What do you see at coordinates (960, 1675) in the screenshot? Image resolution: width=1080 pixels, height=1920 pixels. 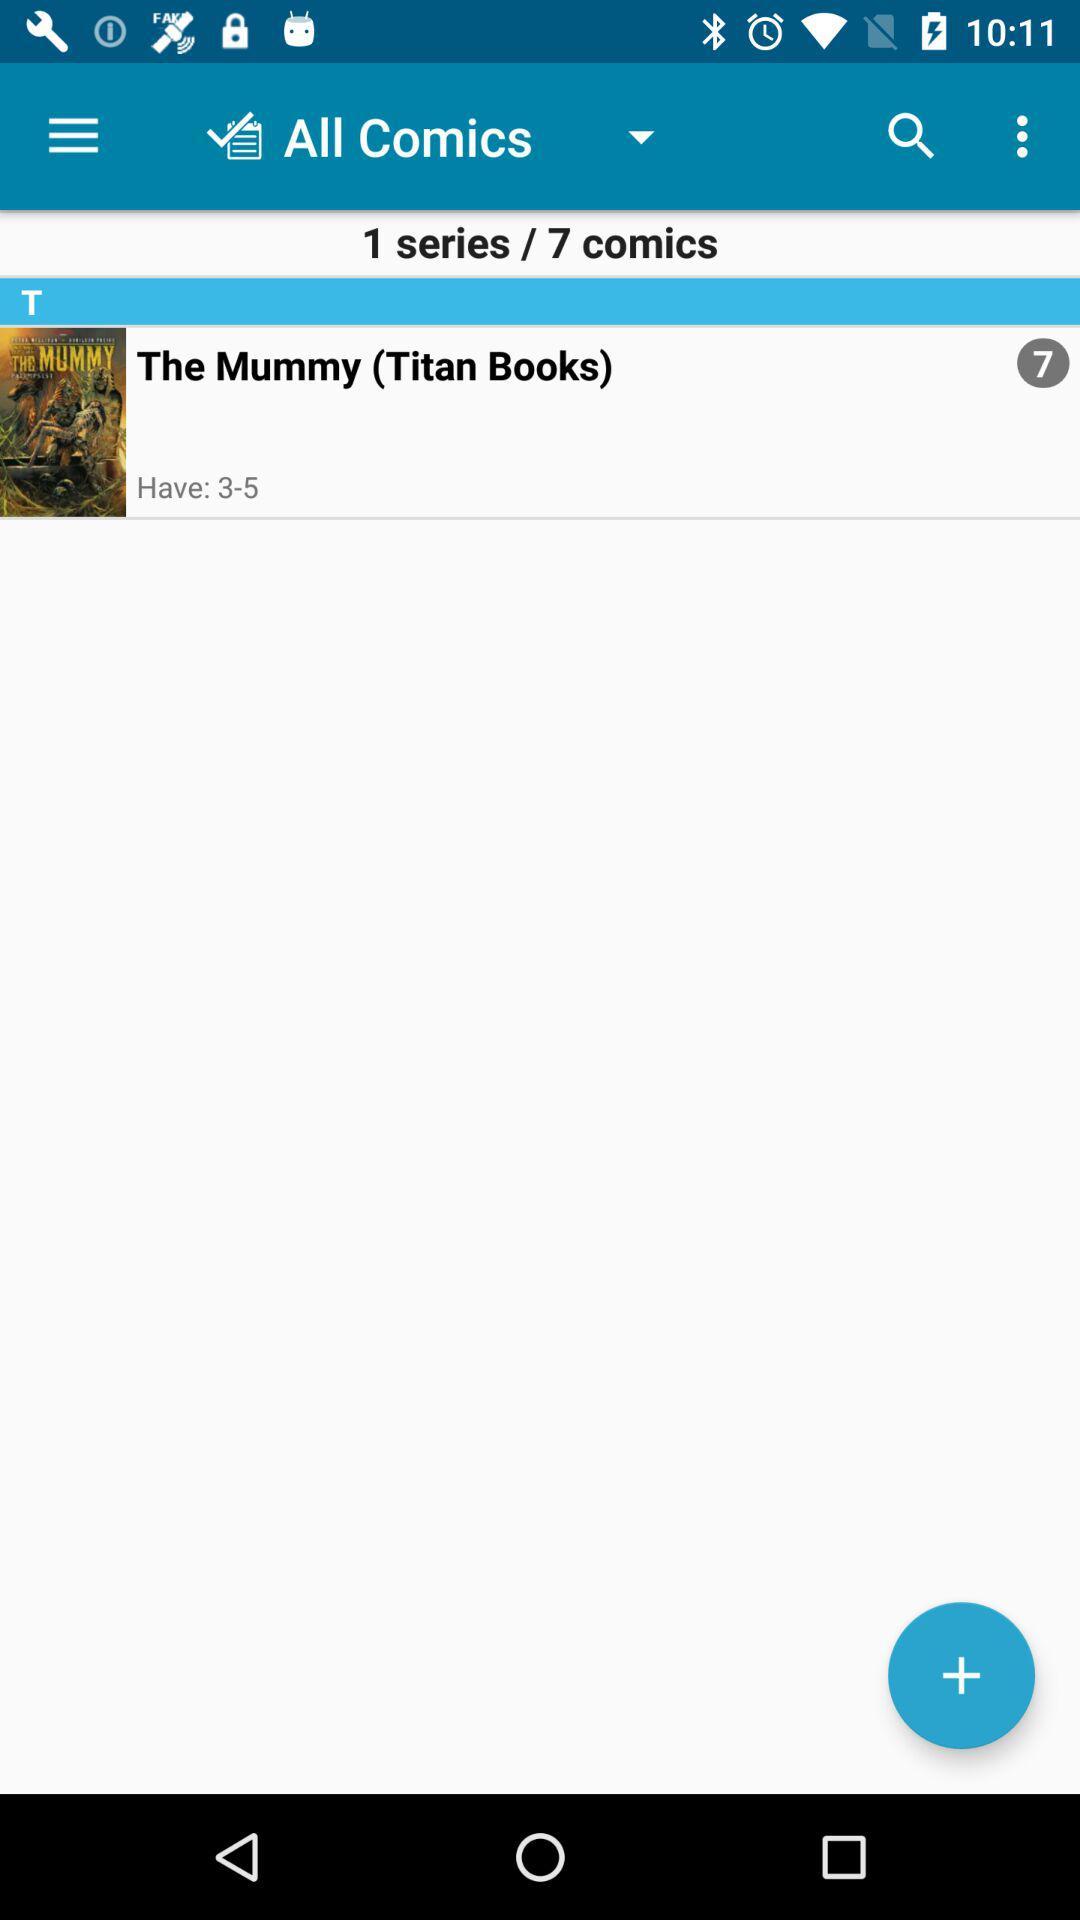 I see `add button` at bounding box center [960, 1675].